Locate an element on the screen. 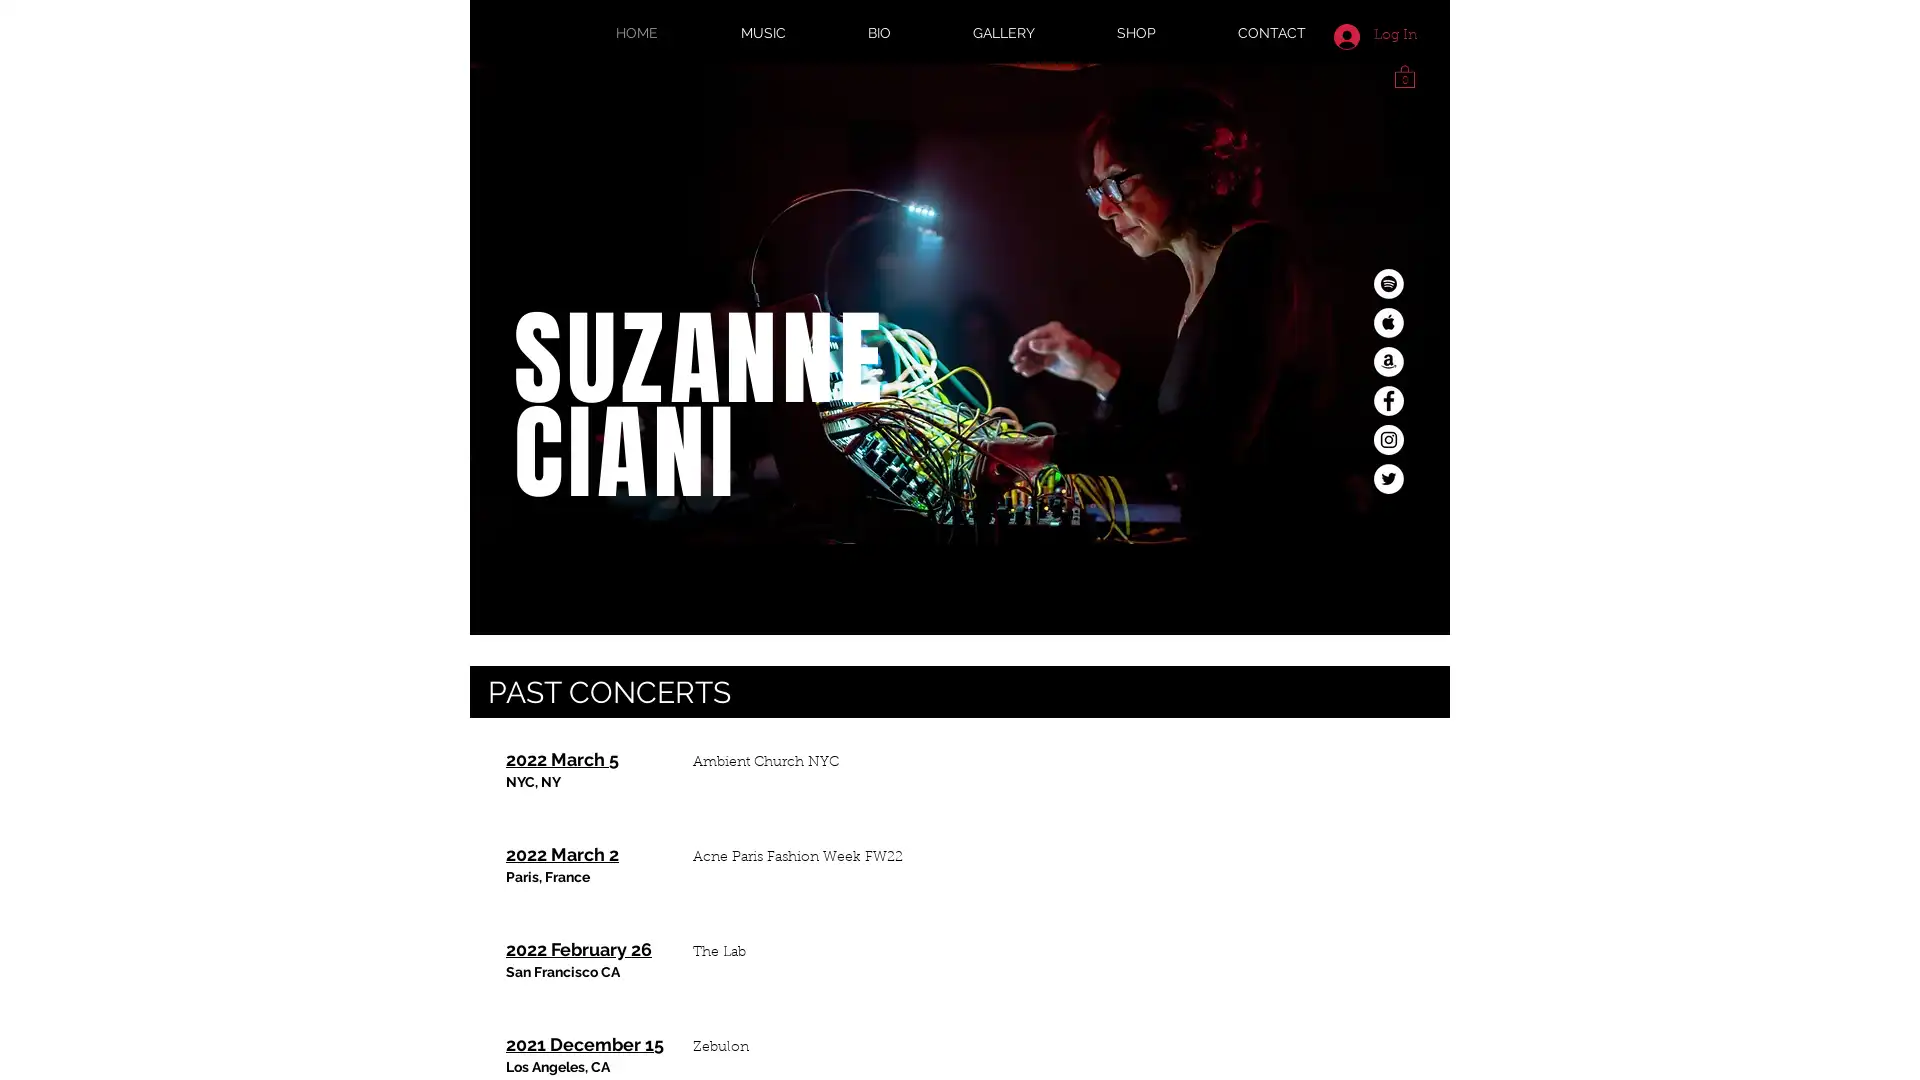  Log In is located at coordinates (1374, 35).